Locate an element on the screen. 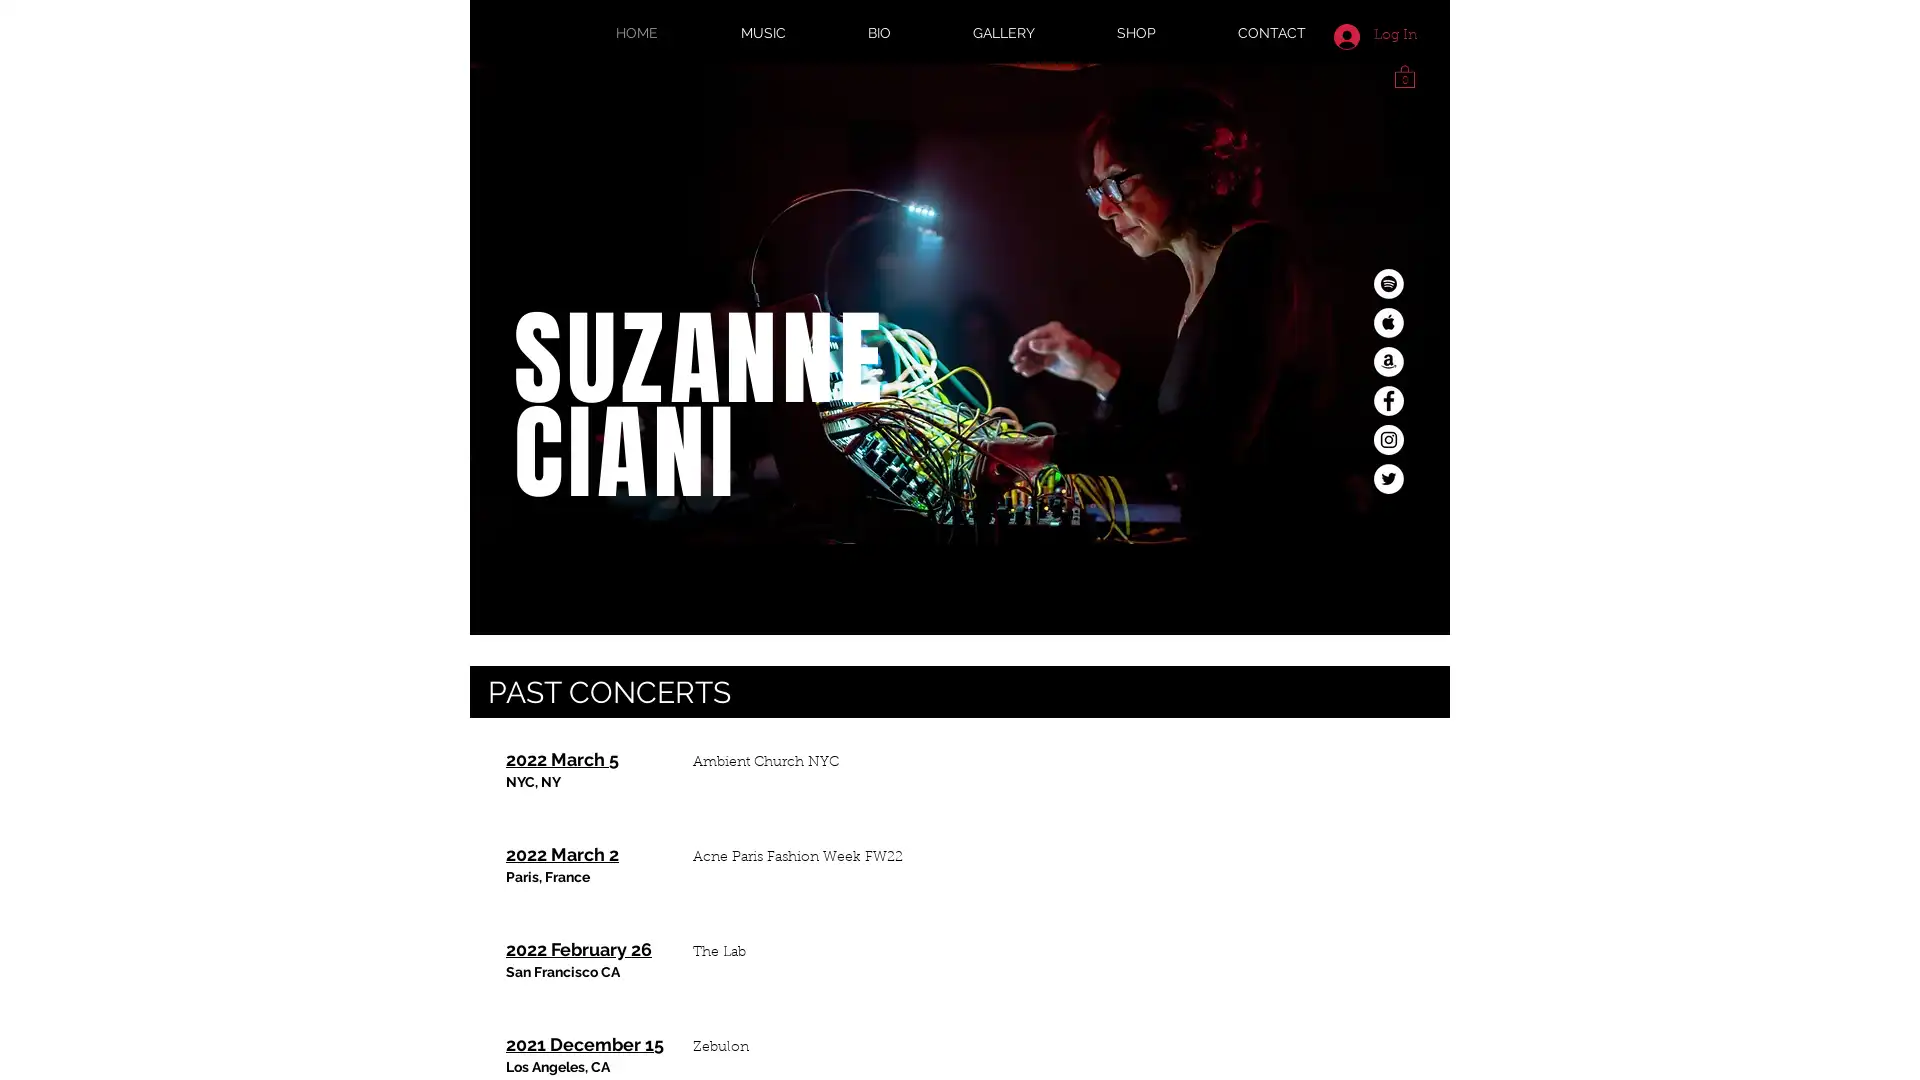  Log In is located at coordinates (1374, 35).